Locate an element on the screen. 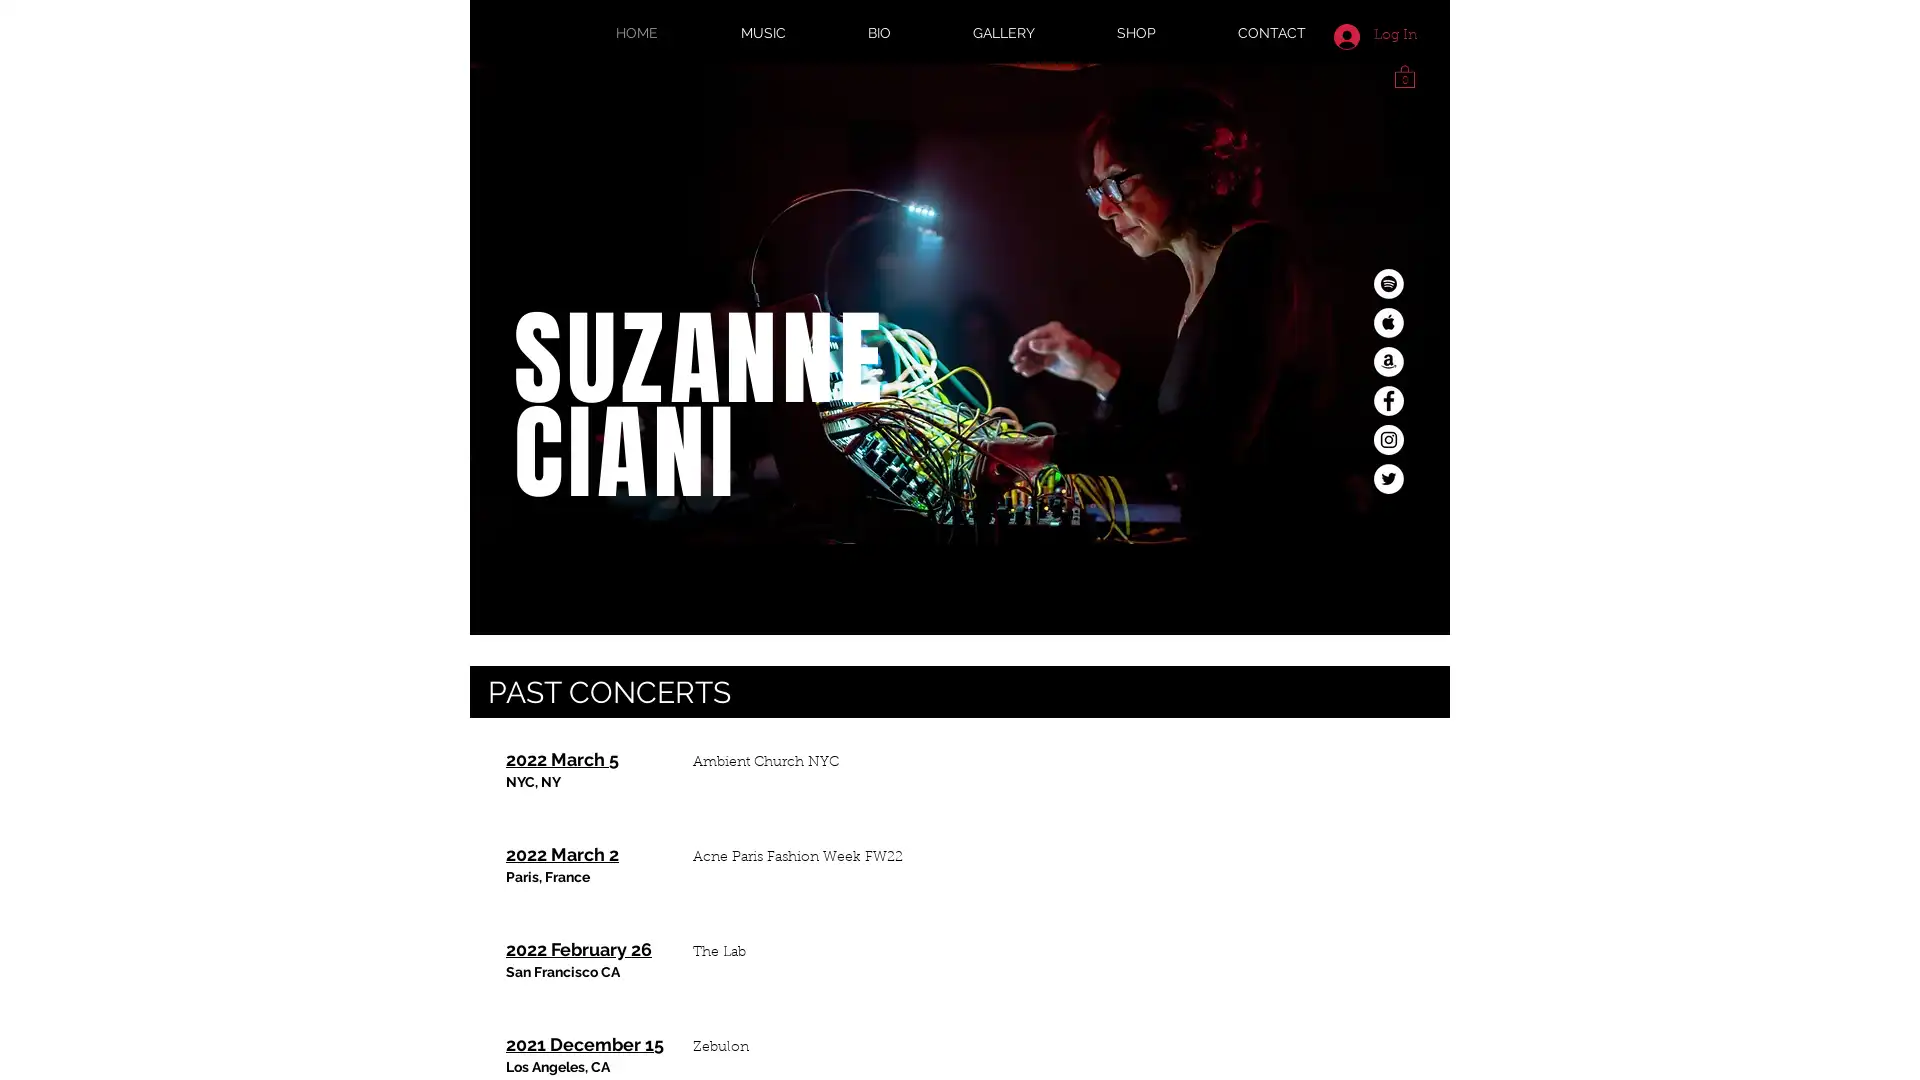  Log In is located at coordinates (1374, 35).